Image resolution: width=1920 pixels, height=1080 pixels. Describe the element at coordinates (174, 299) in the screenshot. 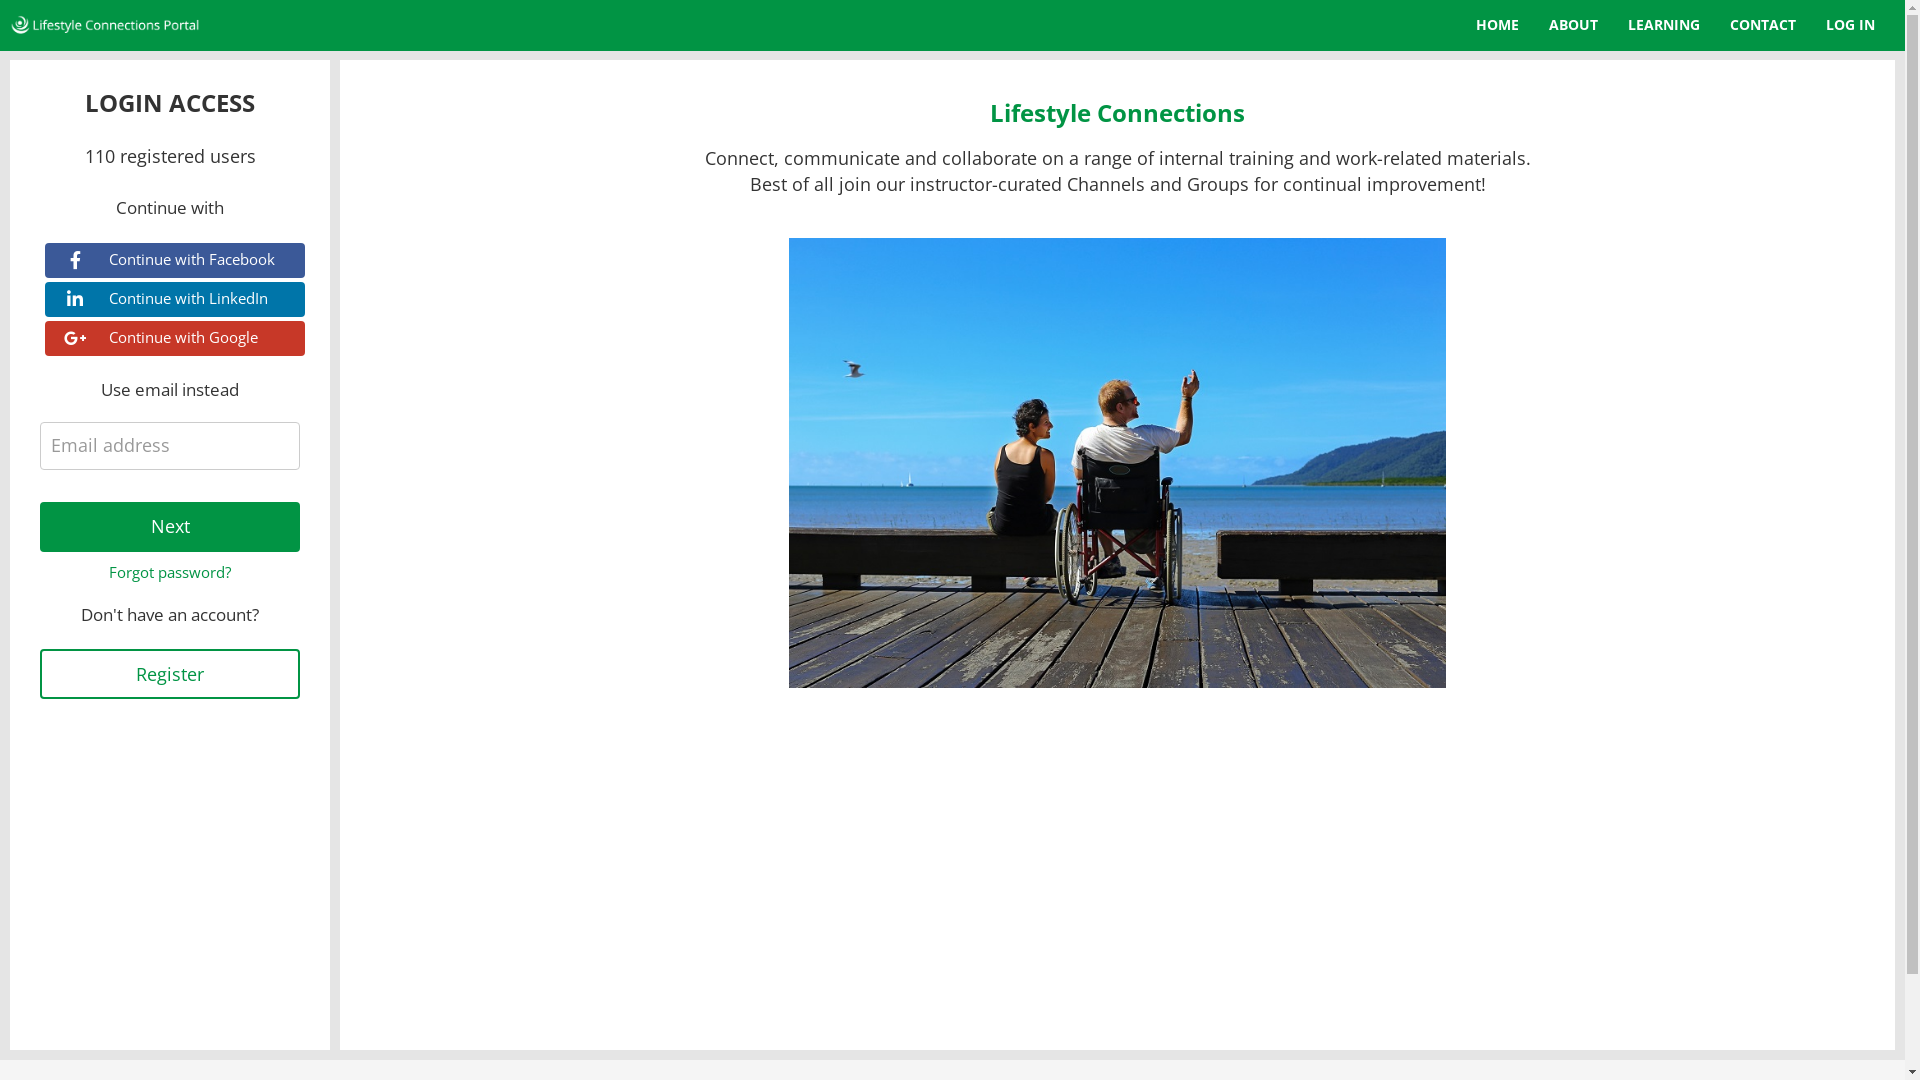

I see `'Continue with LinkedIn'` at that location.